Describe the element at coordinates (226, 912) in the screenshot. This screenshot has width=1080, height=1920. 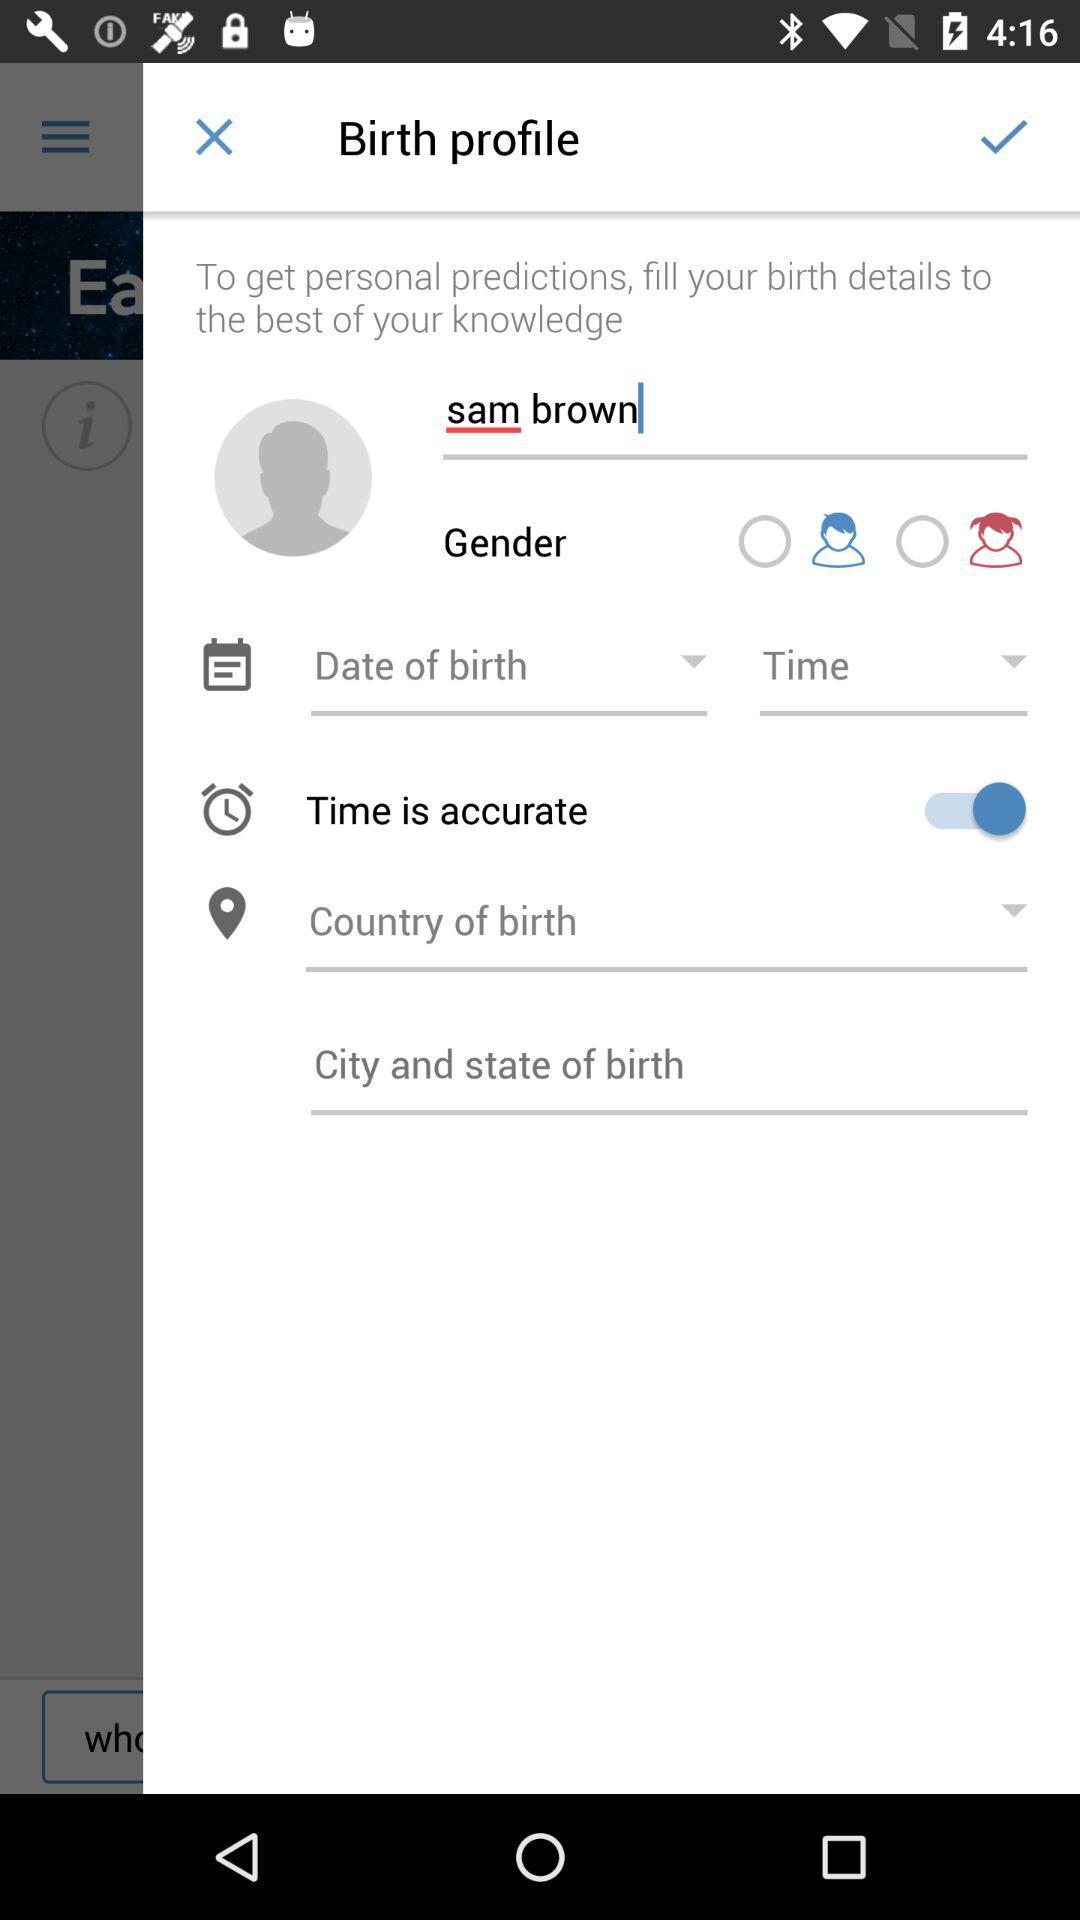
I see `to location toggle to maps` at that location.